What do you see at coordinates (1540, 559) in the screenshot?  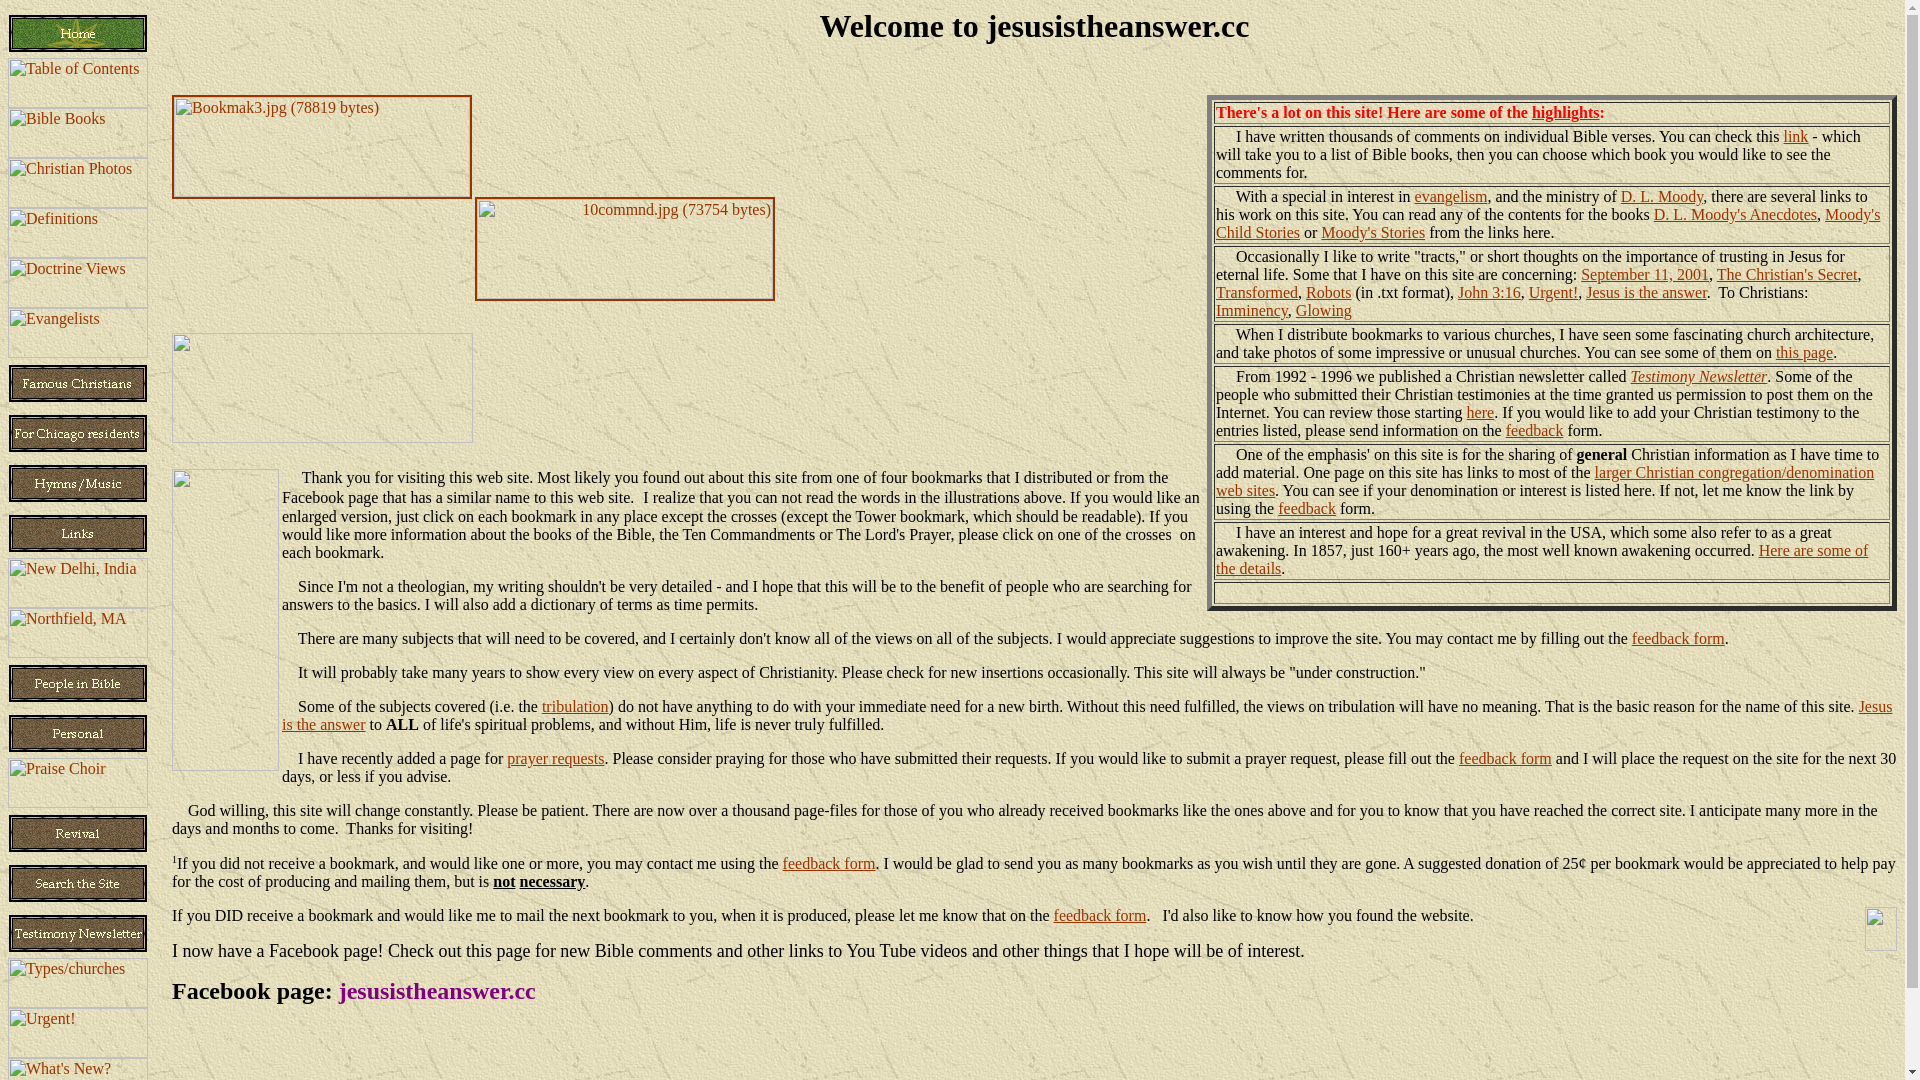 I see `'Here are some of the details'` at bounding box center [1540, 559].